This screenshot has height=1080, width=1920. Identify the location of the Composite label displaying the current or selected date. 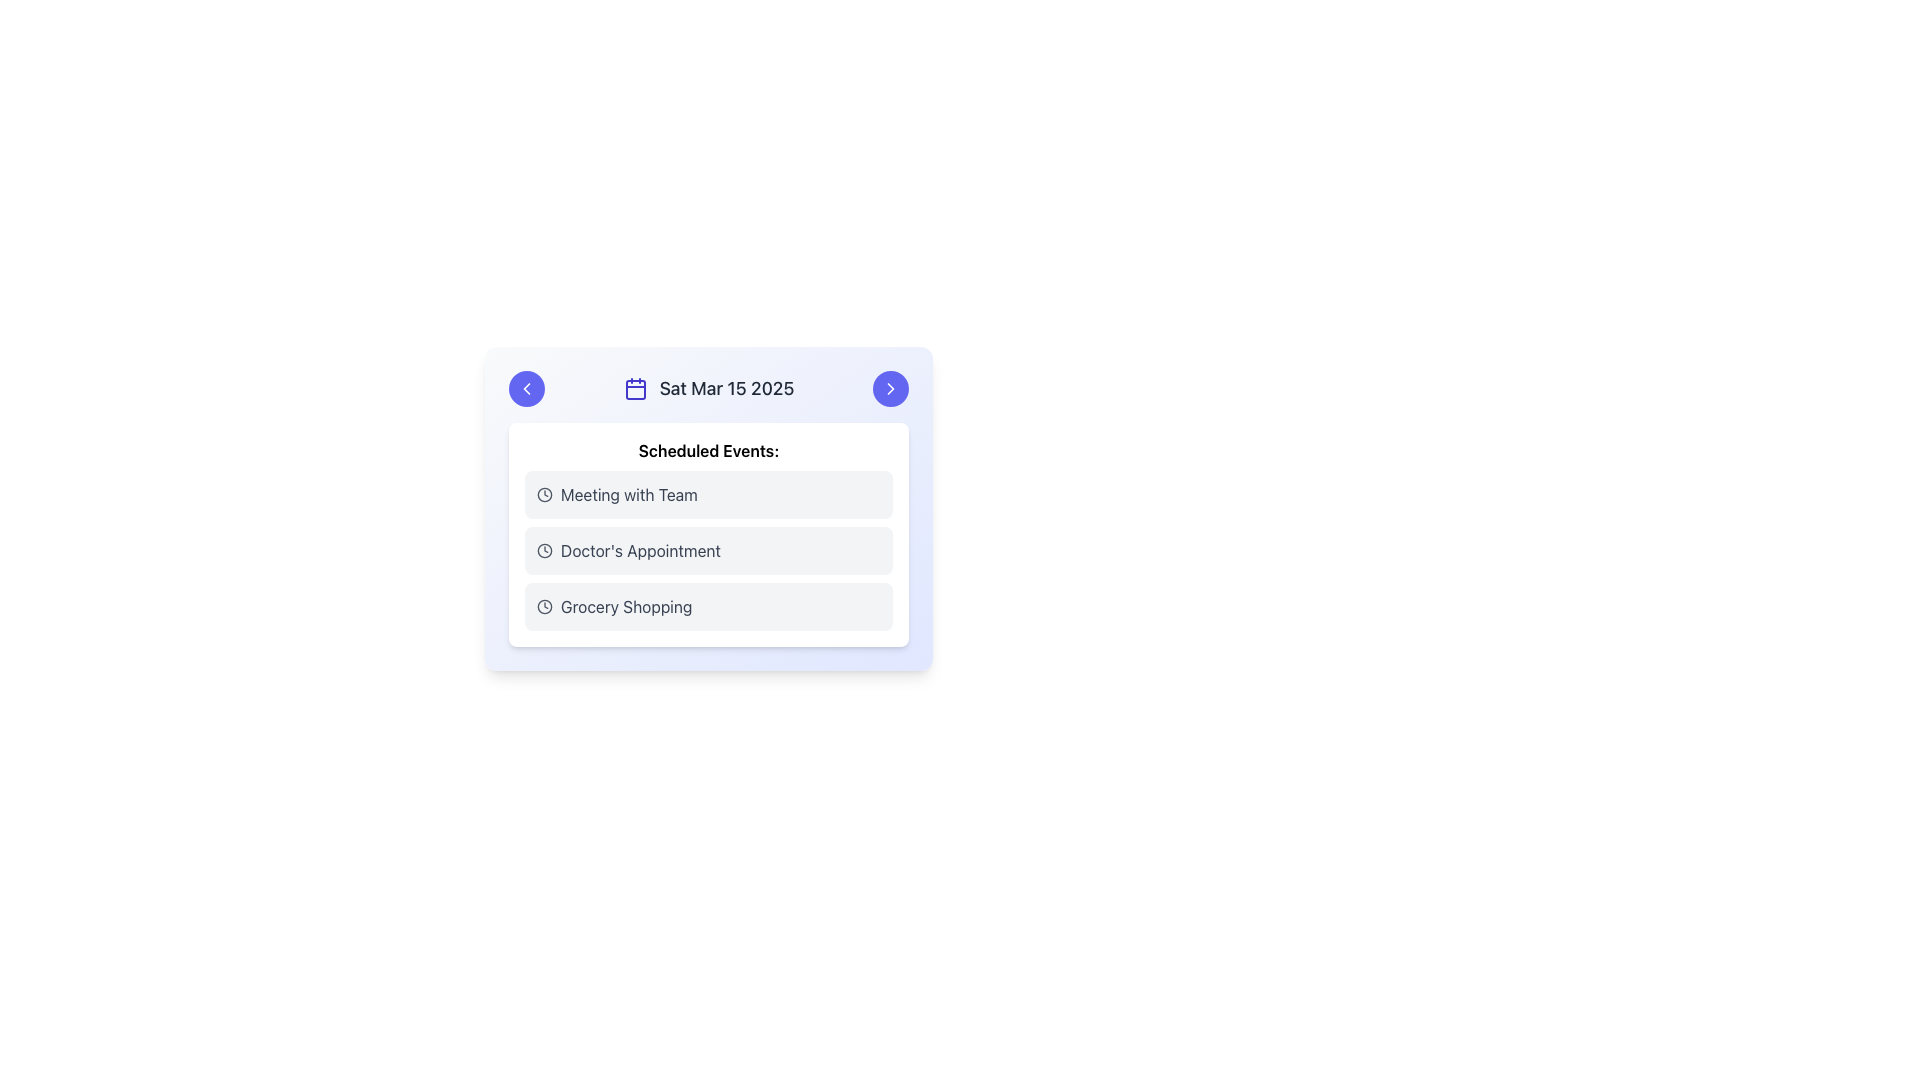
(709, 389).